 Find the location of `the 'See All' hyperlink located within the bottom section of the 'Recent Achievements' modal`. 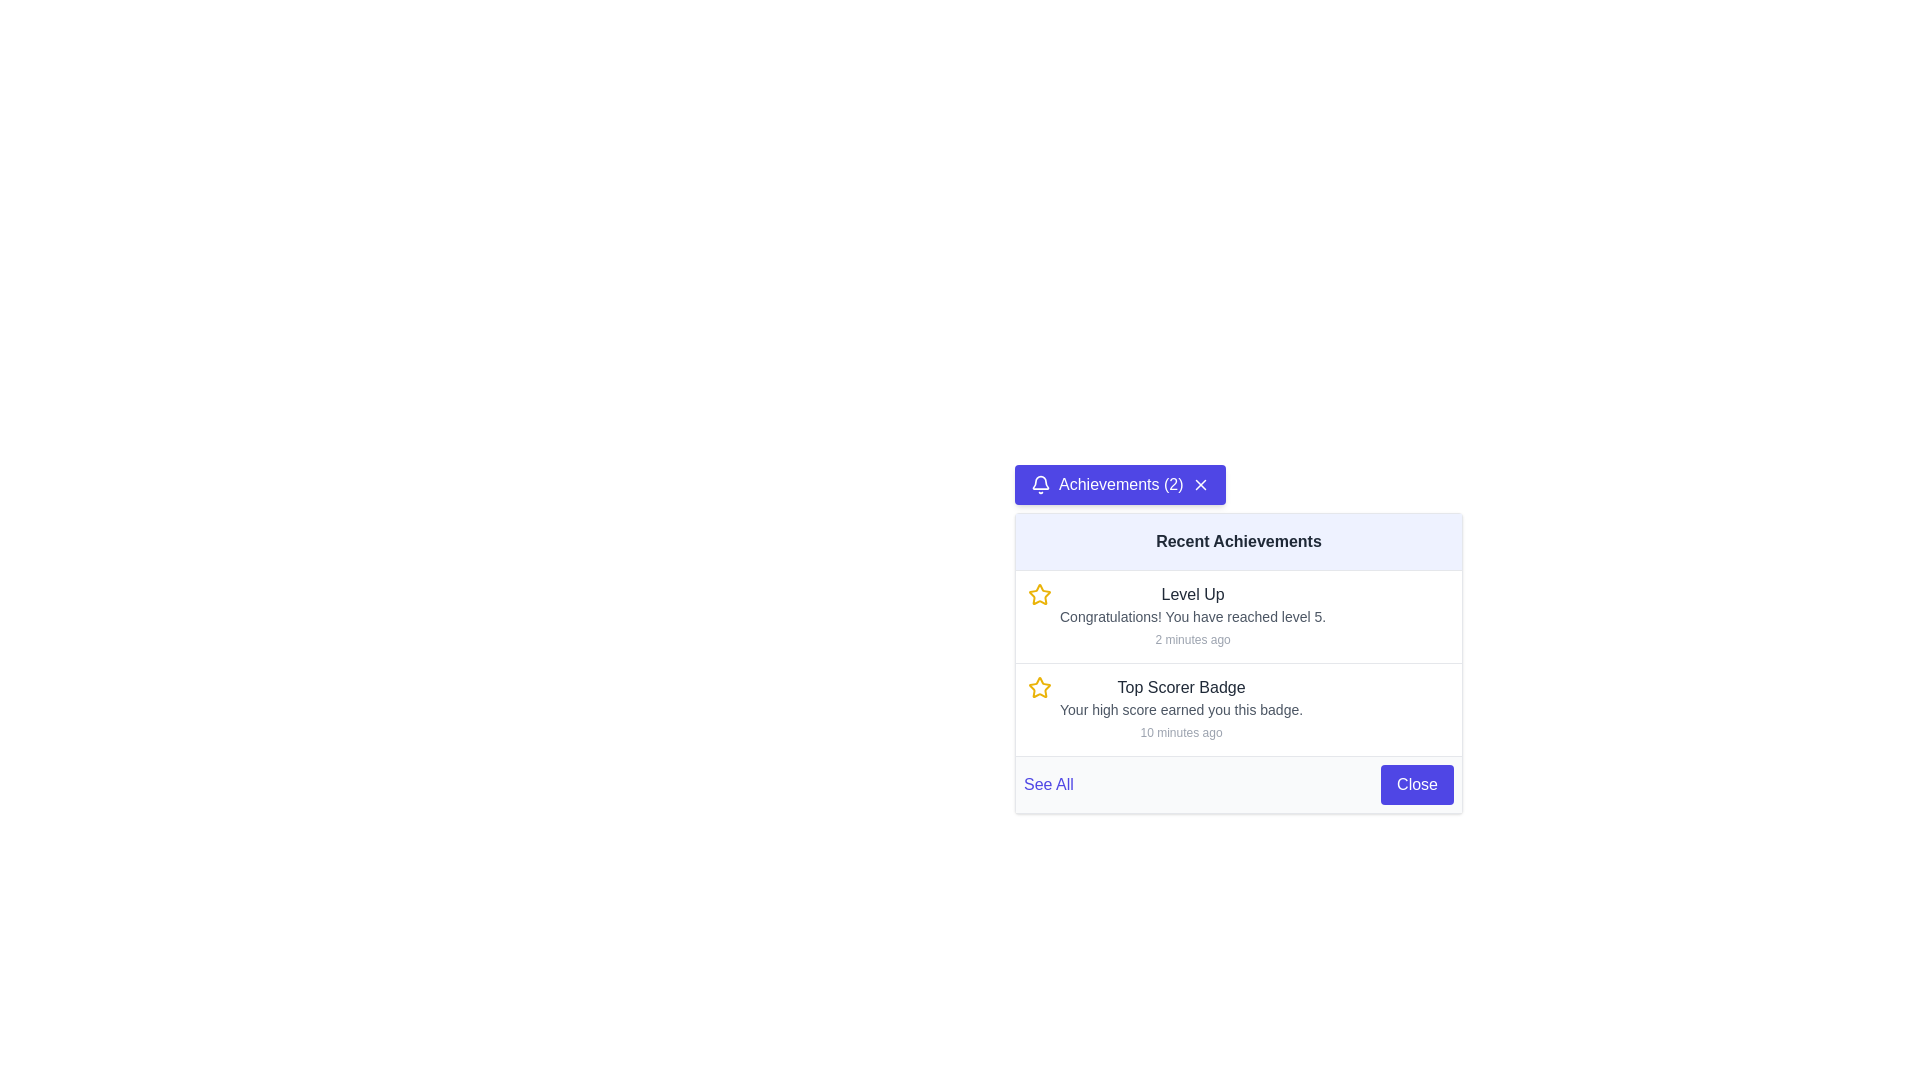

the 'See All' hyperlink located within the bottom section of the 'Recent Achievements' modal is located at coordinates (1237, 782).